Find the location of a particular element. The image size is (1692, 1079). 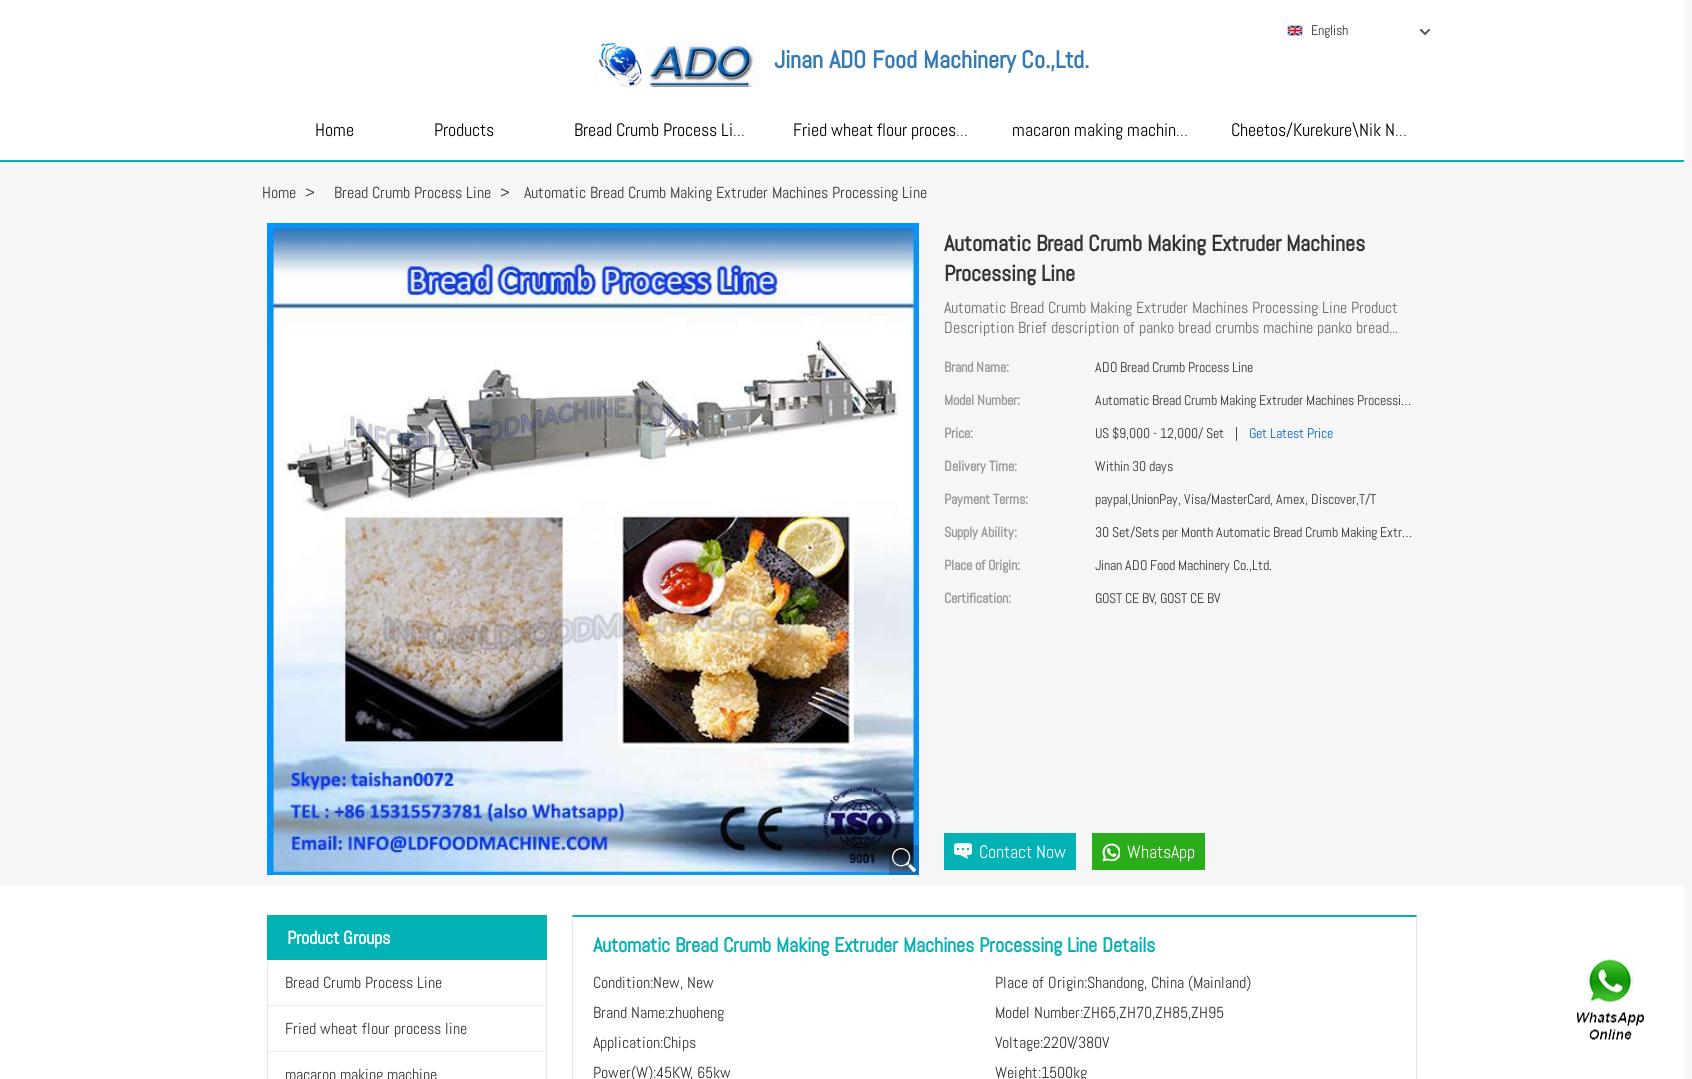

'Brand Name:' is located at coordinates (975, 366).